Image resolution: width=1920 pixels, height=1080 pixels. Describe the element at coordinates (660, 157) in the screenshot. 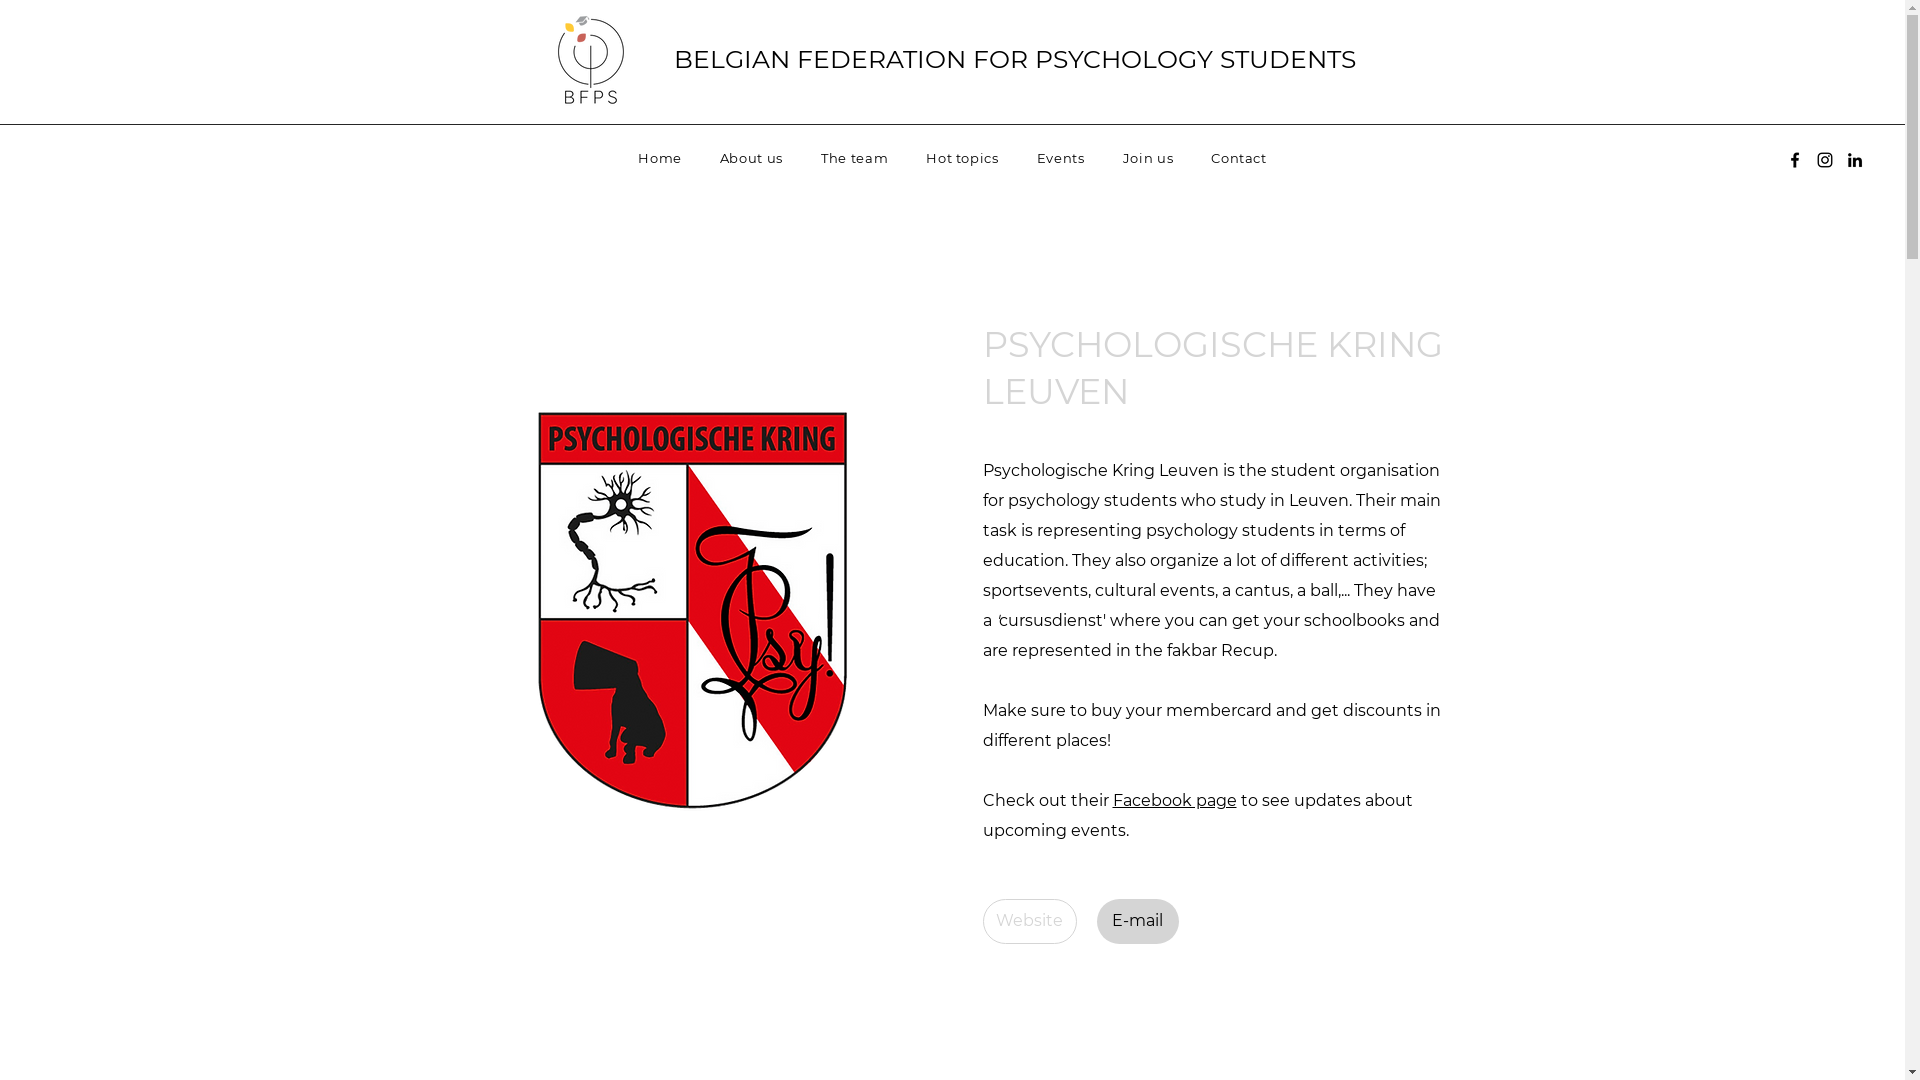

I see `'Home'` at that location.